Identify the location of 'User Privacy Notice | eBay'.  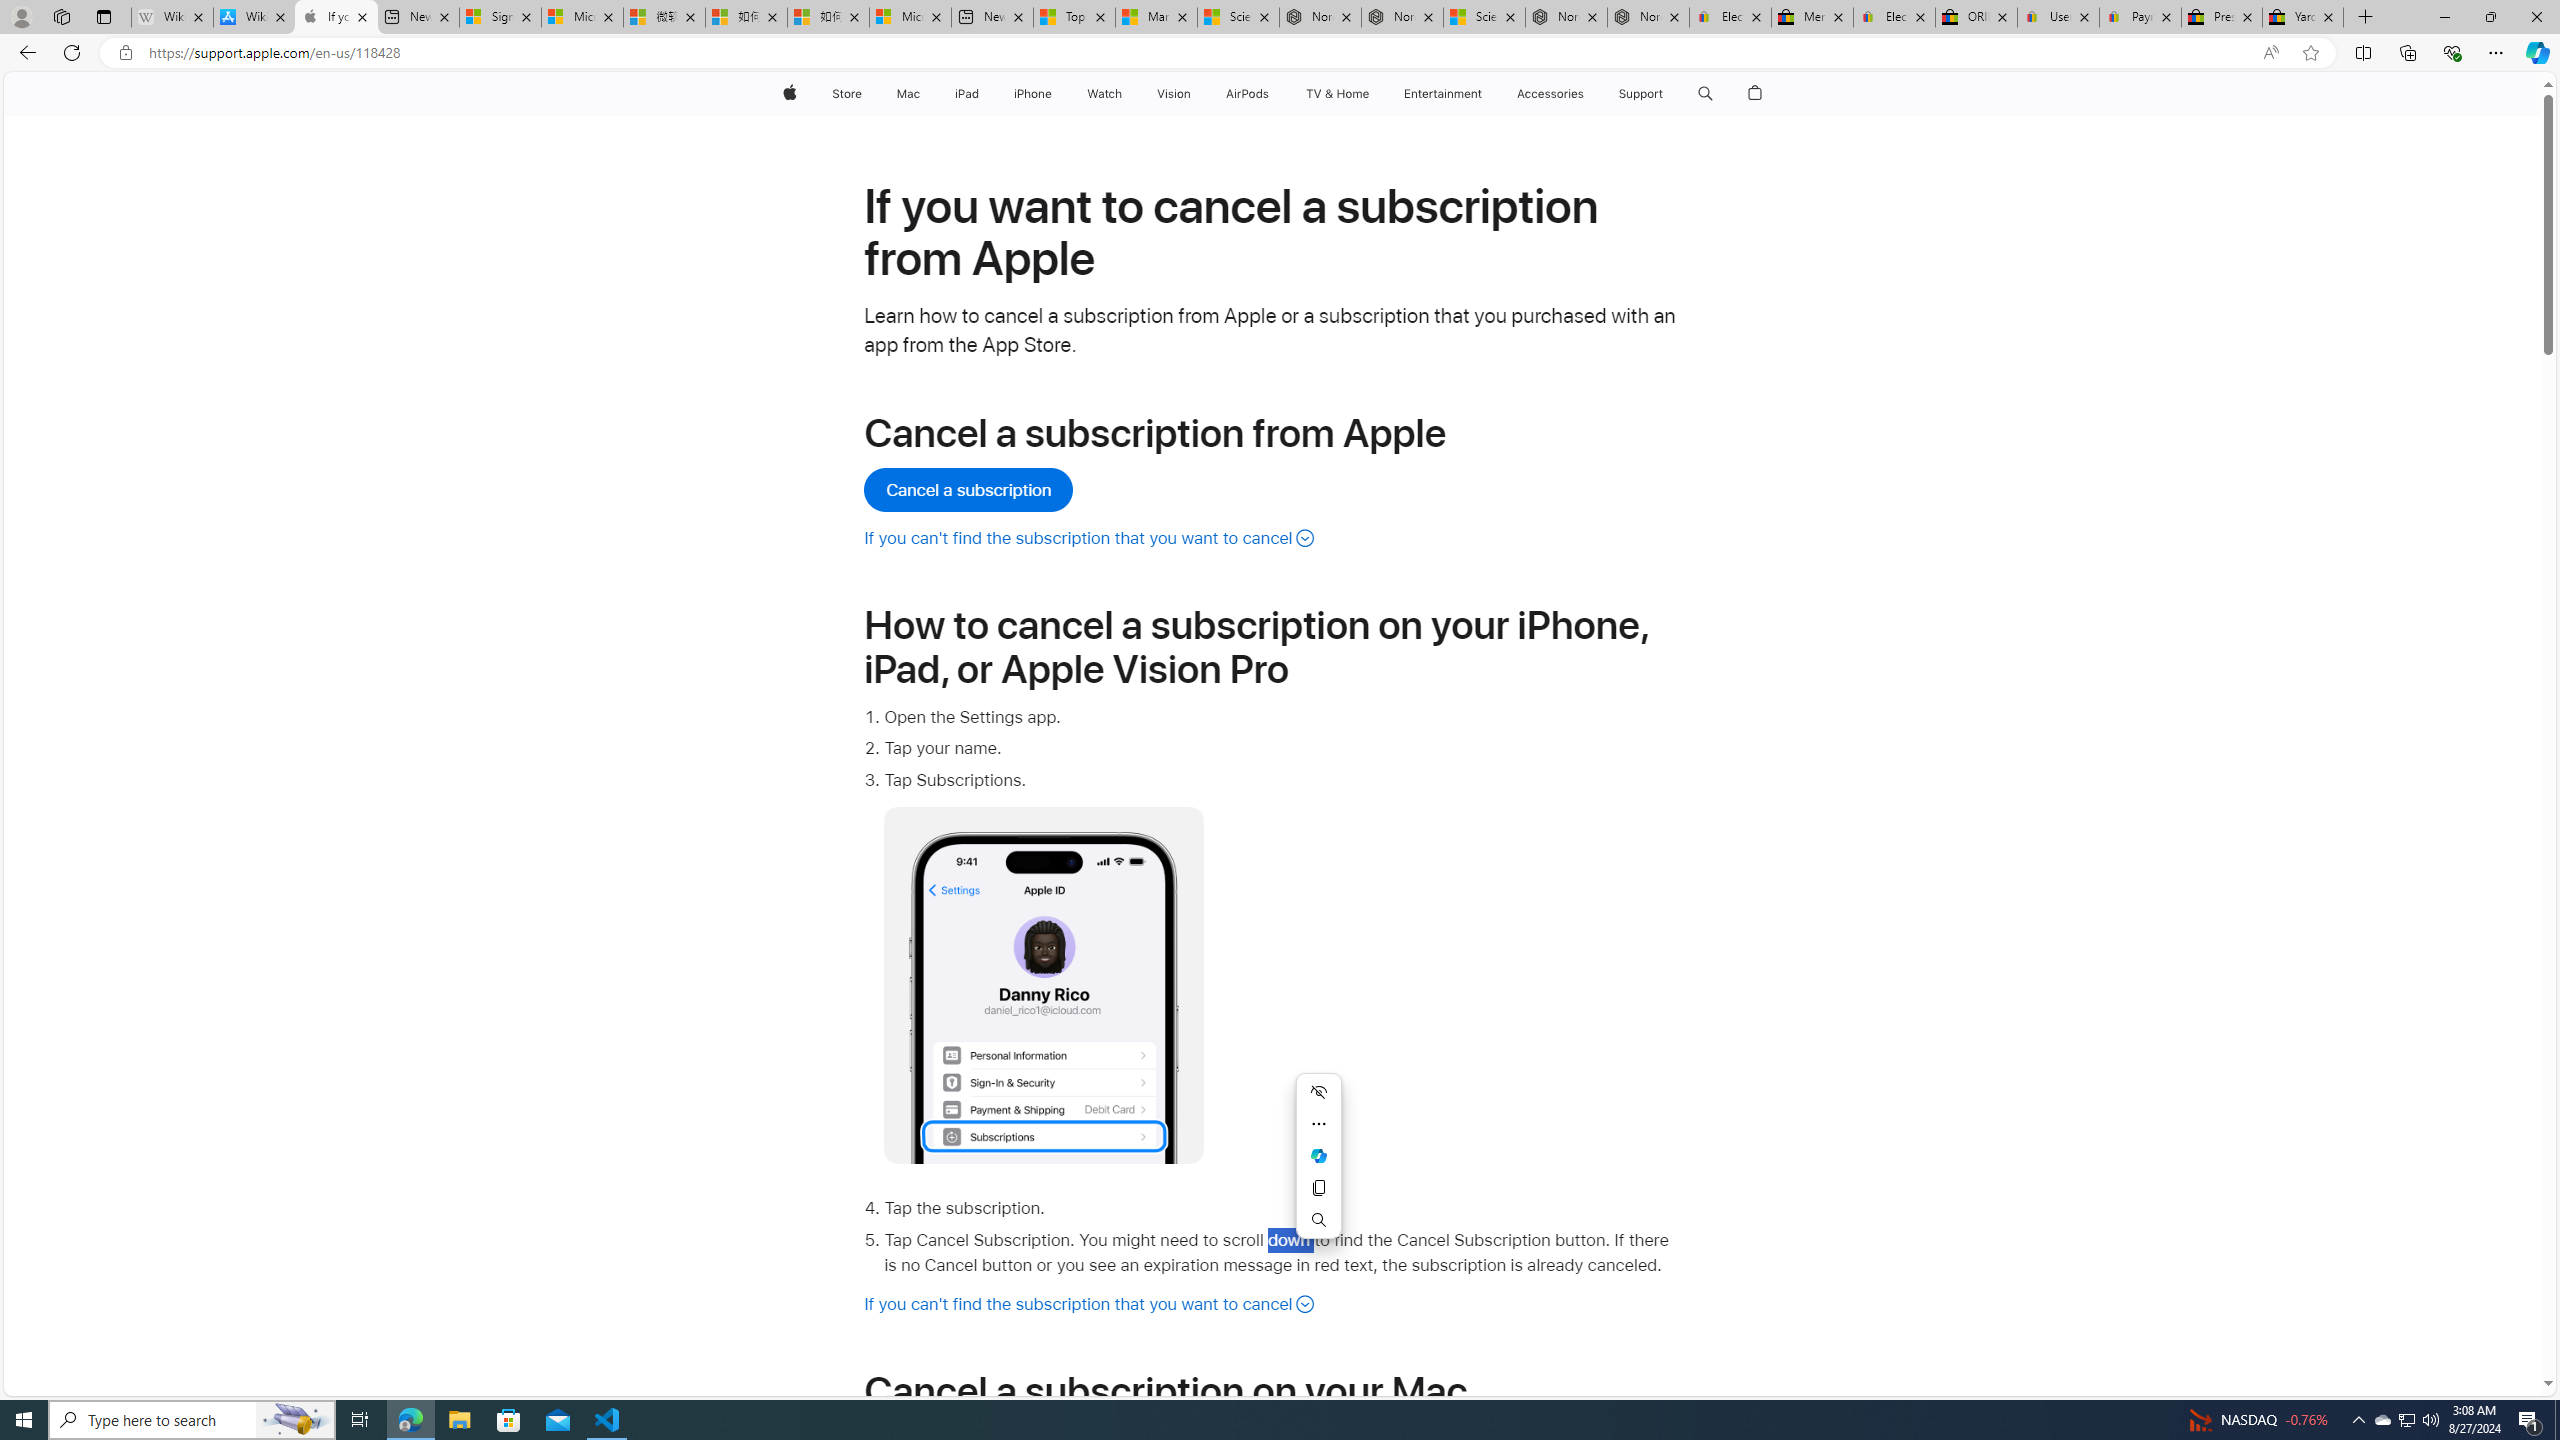
(2058, 16).